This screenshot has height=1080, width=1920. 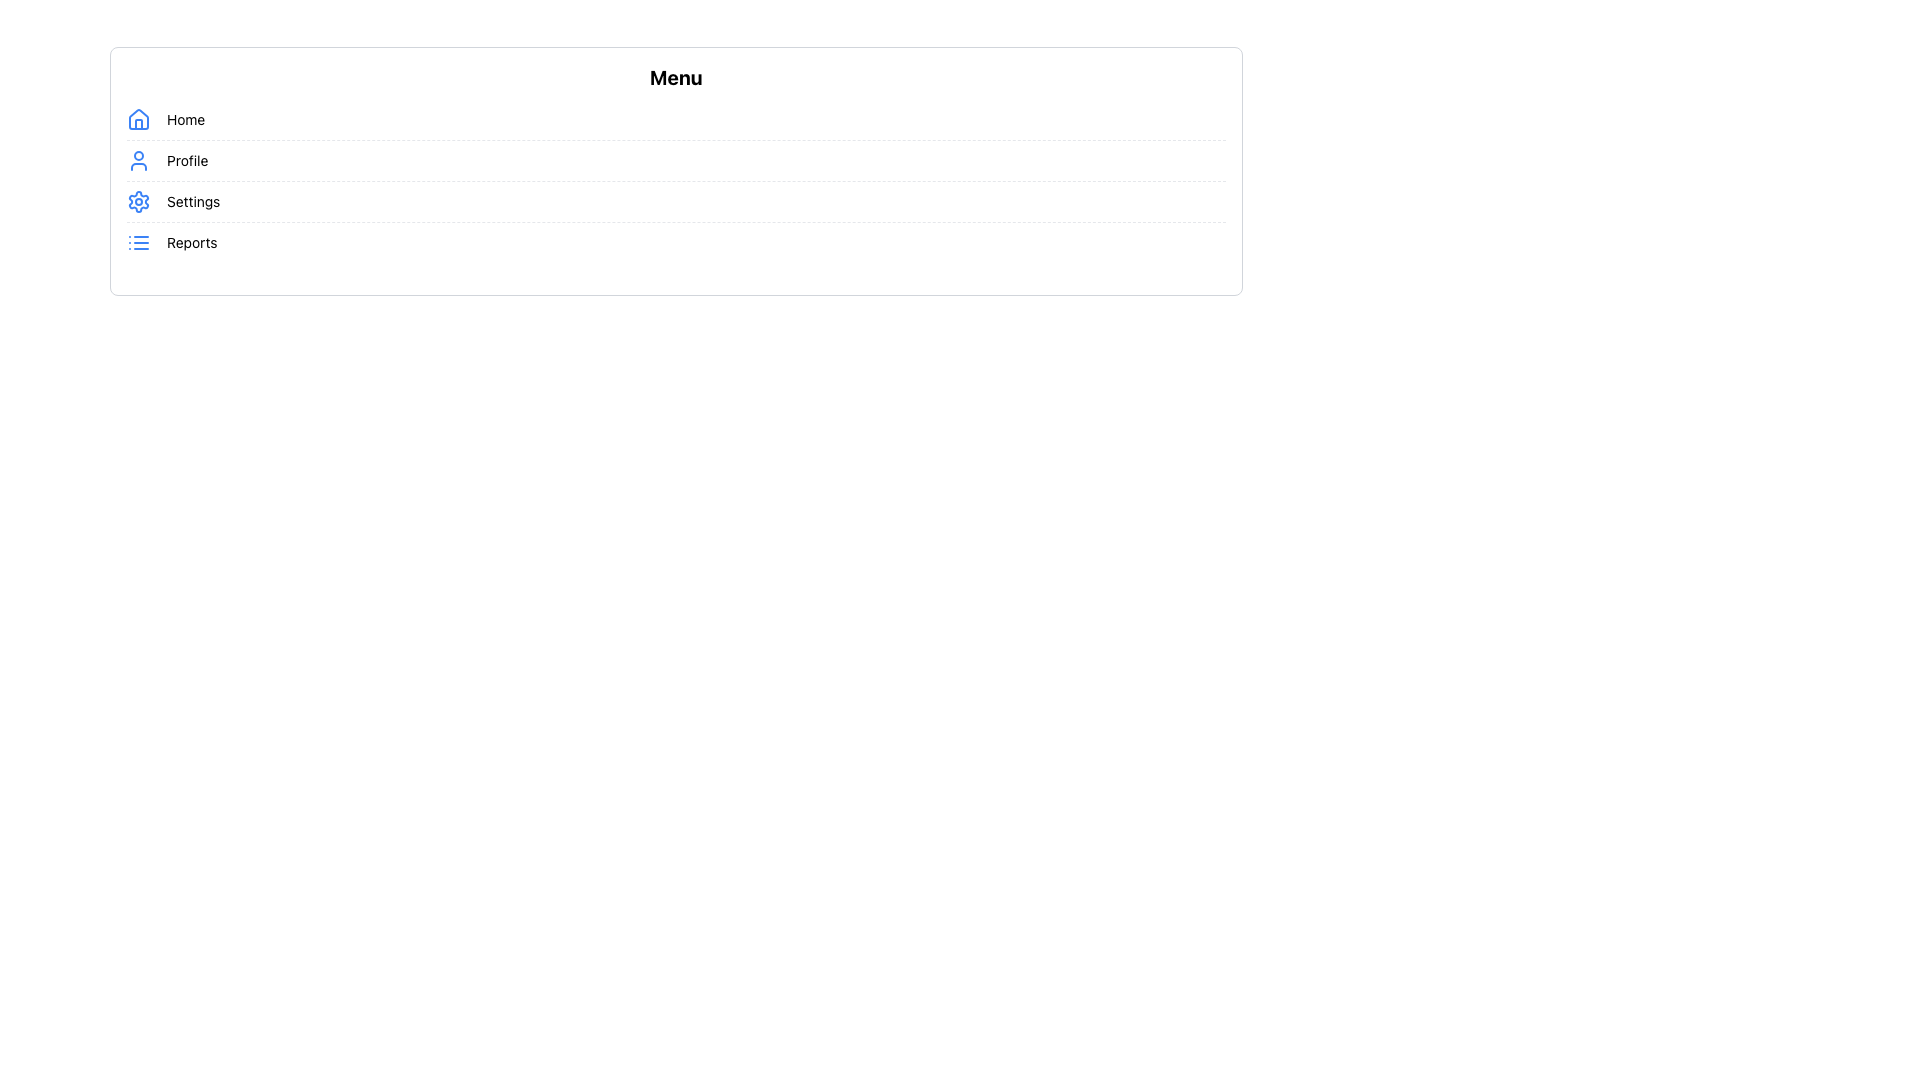 What do you see at coordinates (676, 201) in the screenshot?
I see `the 'Settings' menu item, which is the third item in the vertical list of menu options and is located inside the 'Menu' section` at bounding box center [676, 201].